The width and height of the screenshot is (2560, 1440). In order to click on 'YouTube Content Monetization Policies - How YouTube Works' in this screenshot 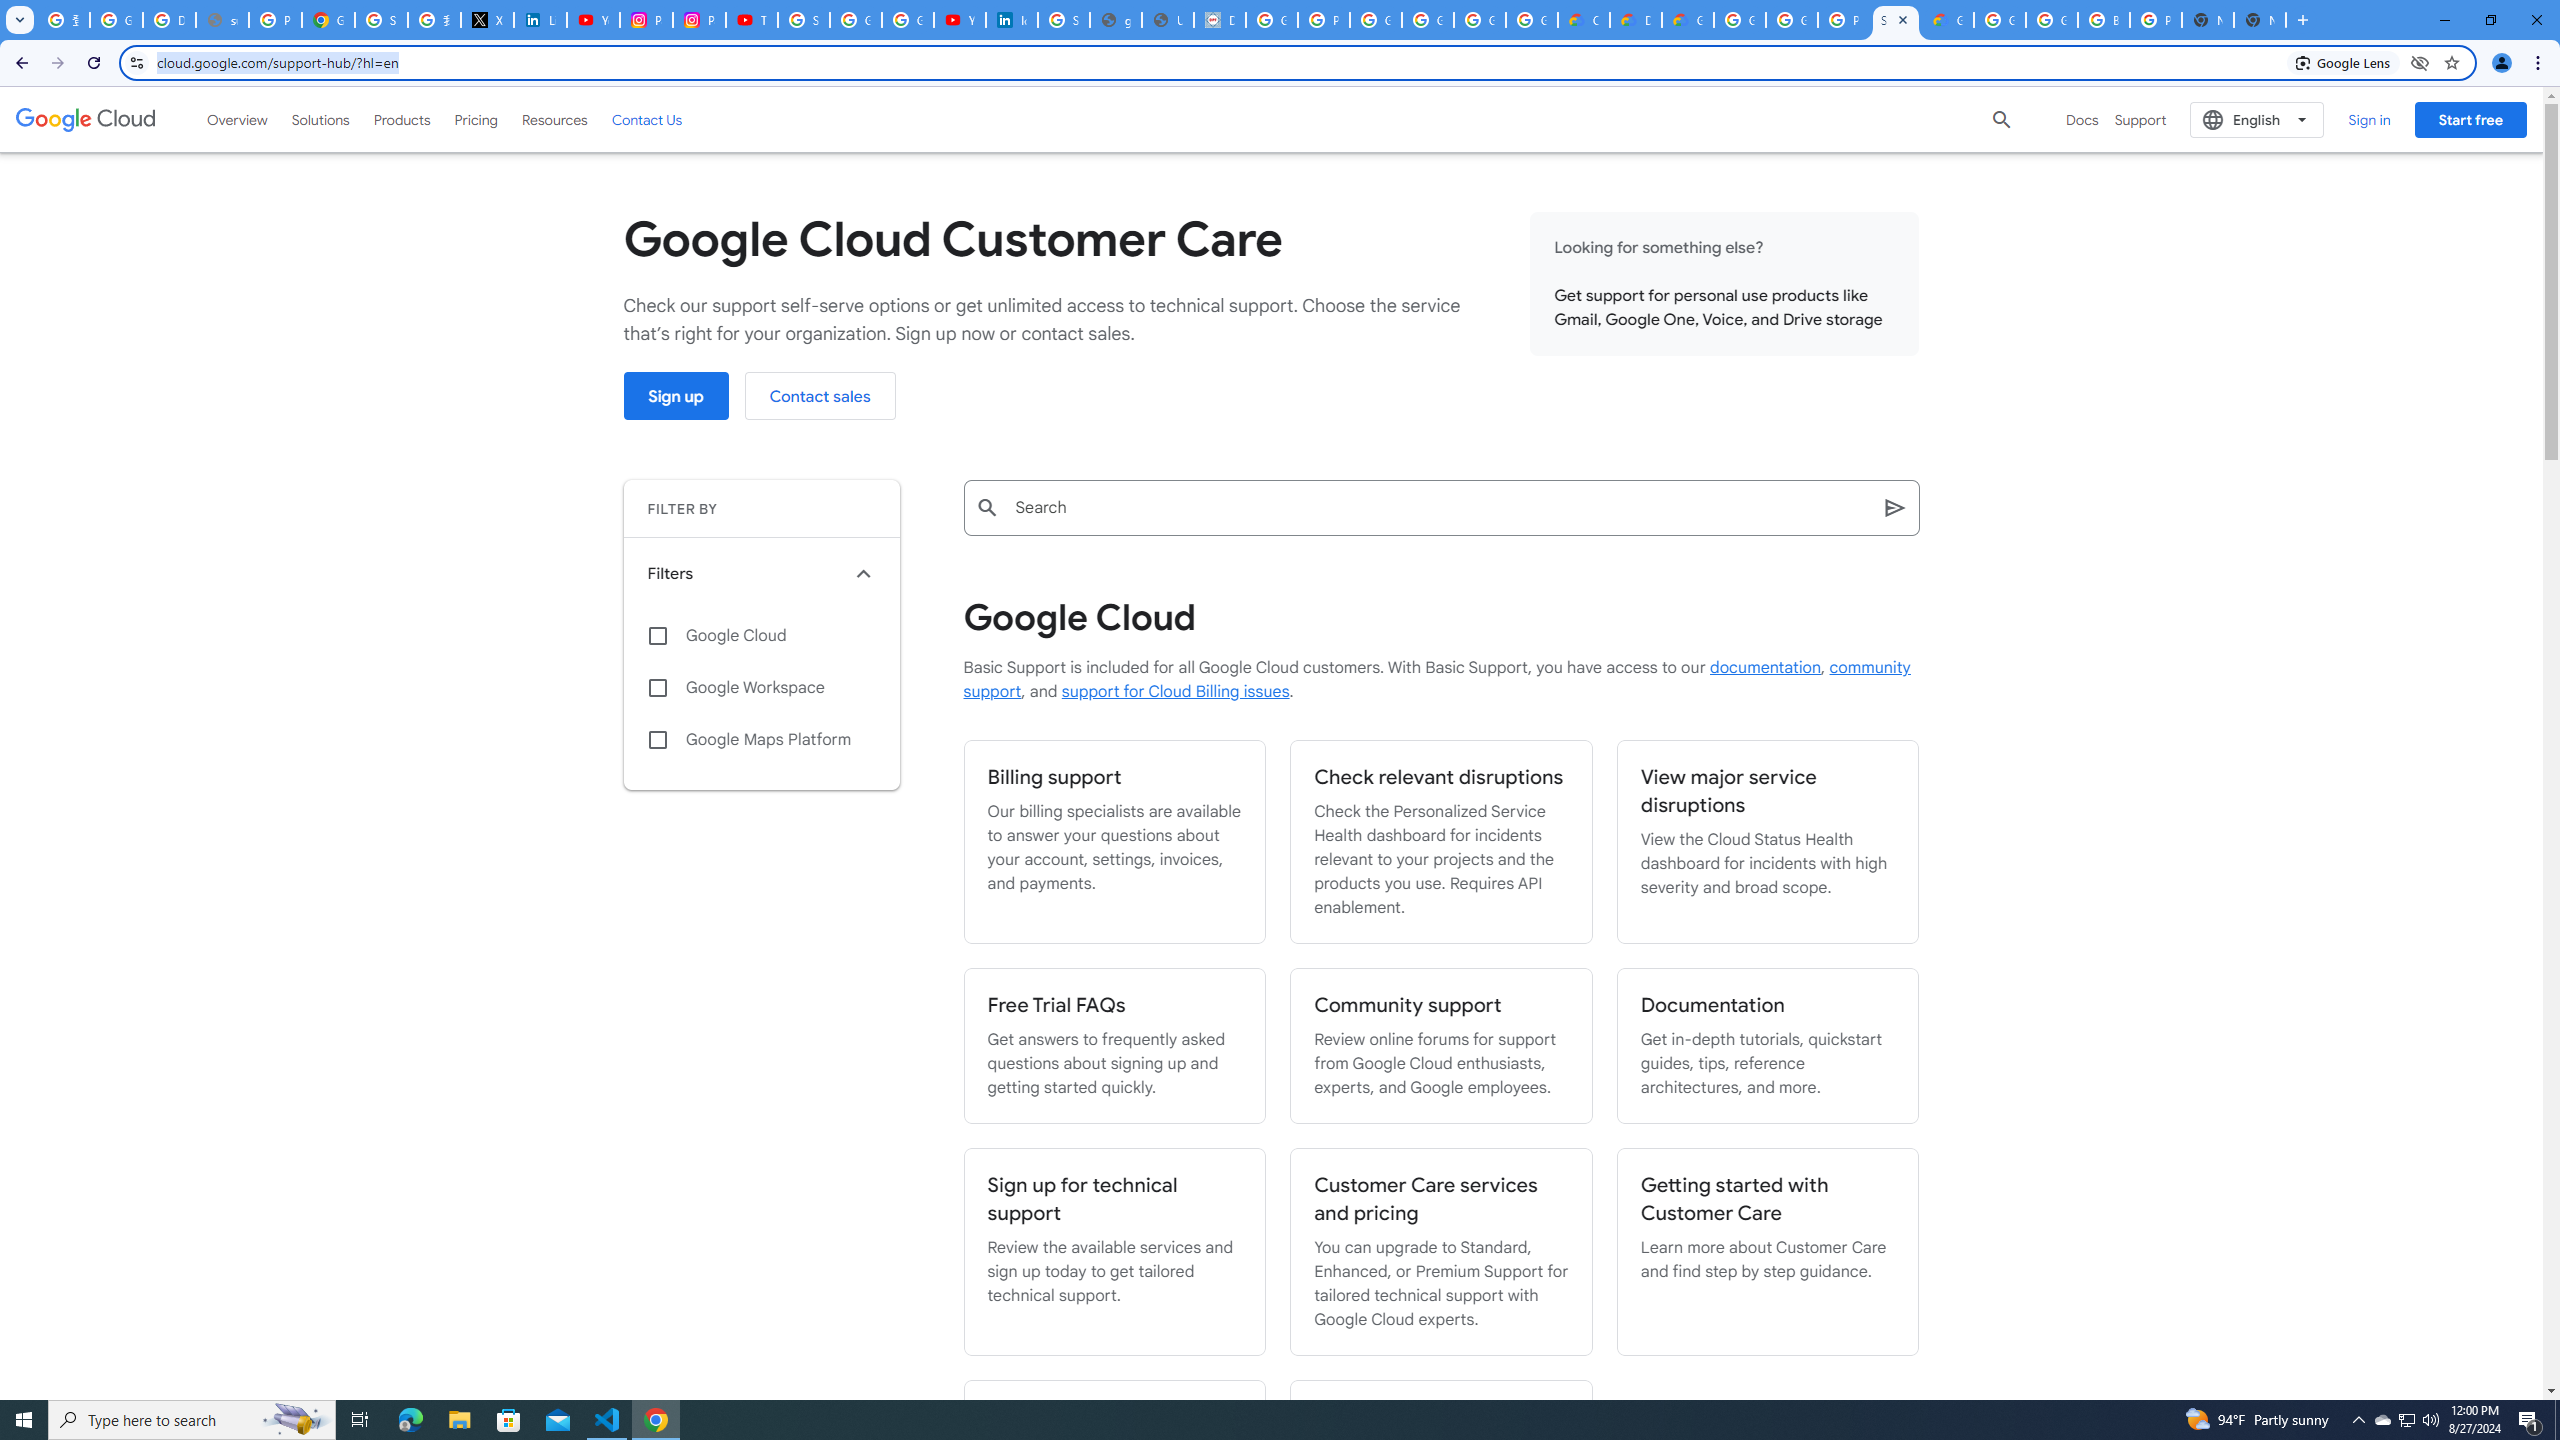, I will do `click(592, 19)`.